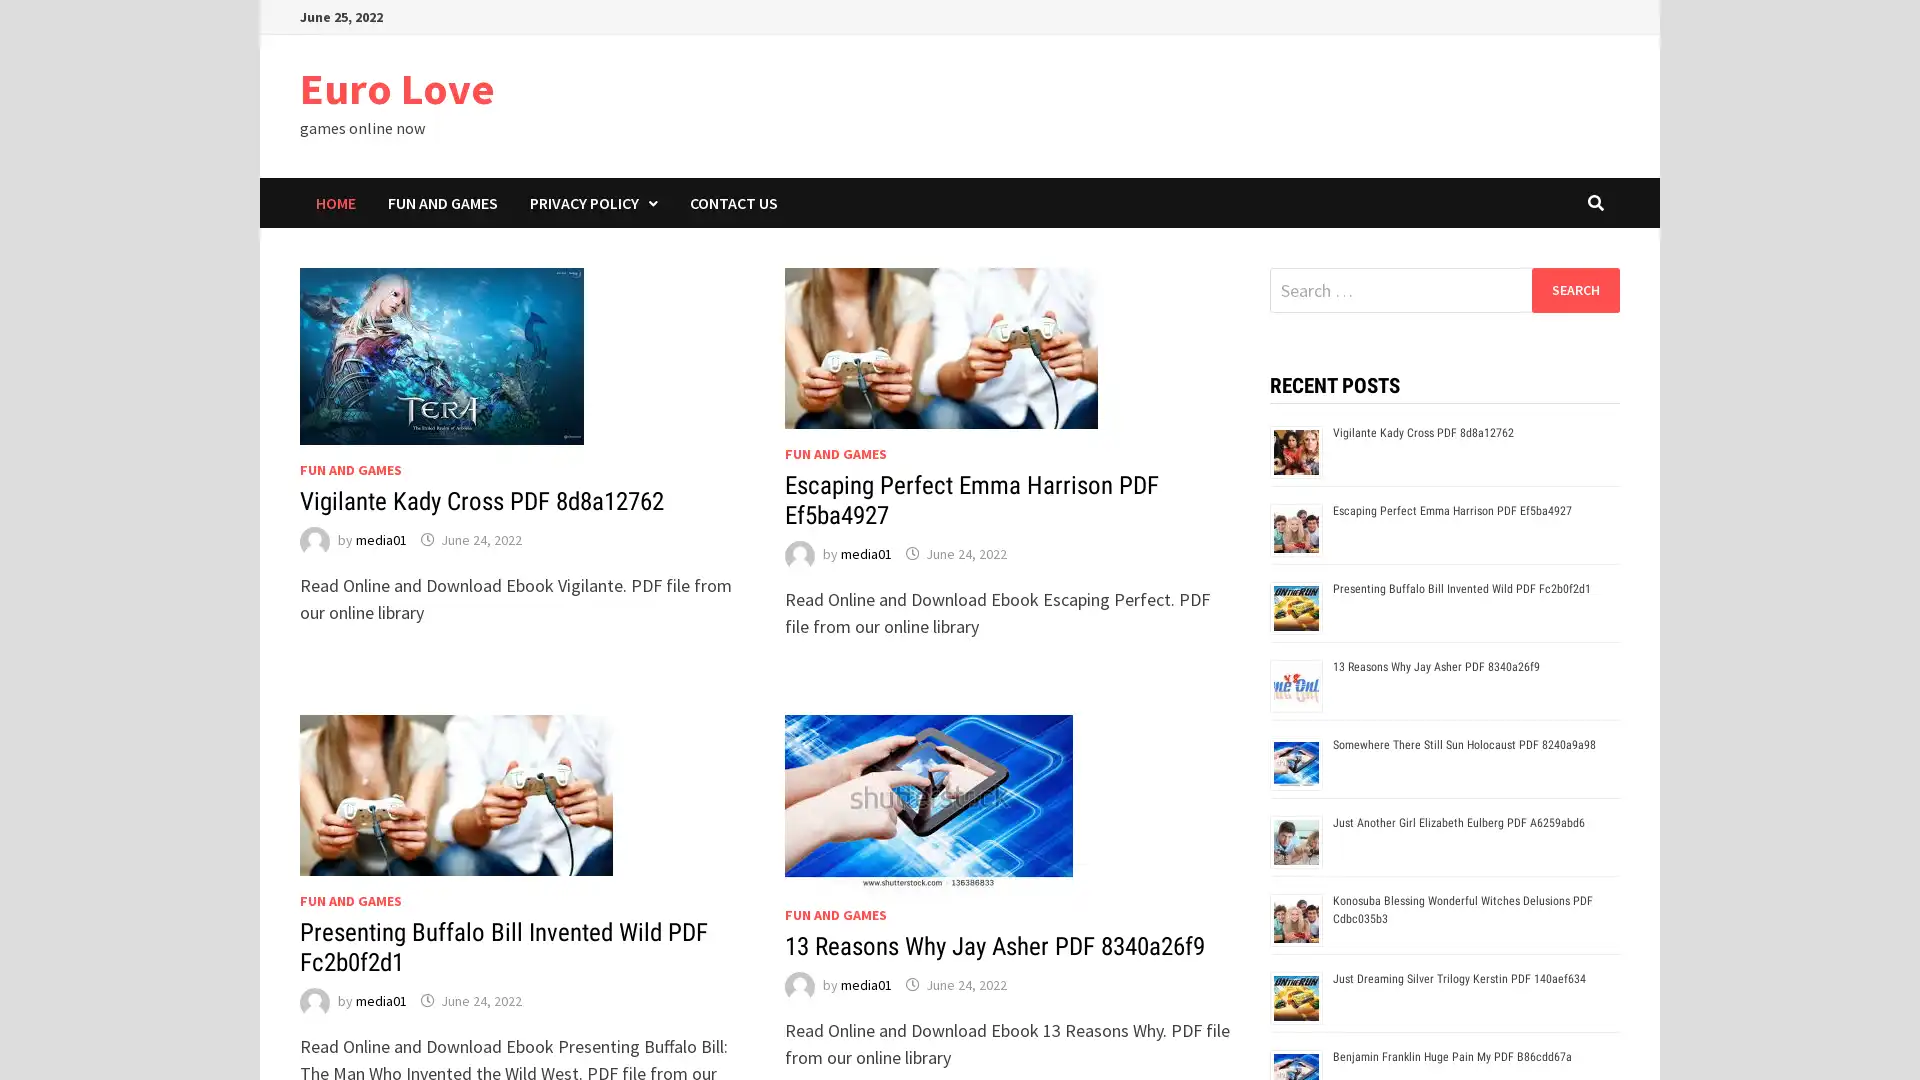  What do you see at coordinates (1574, 289) in the screenshot?
I see `Search` at bounding box center [1574, 289].